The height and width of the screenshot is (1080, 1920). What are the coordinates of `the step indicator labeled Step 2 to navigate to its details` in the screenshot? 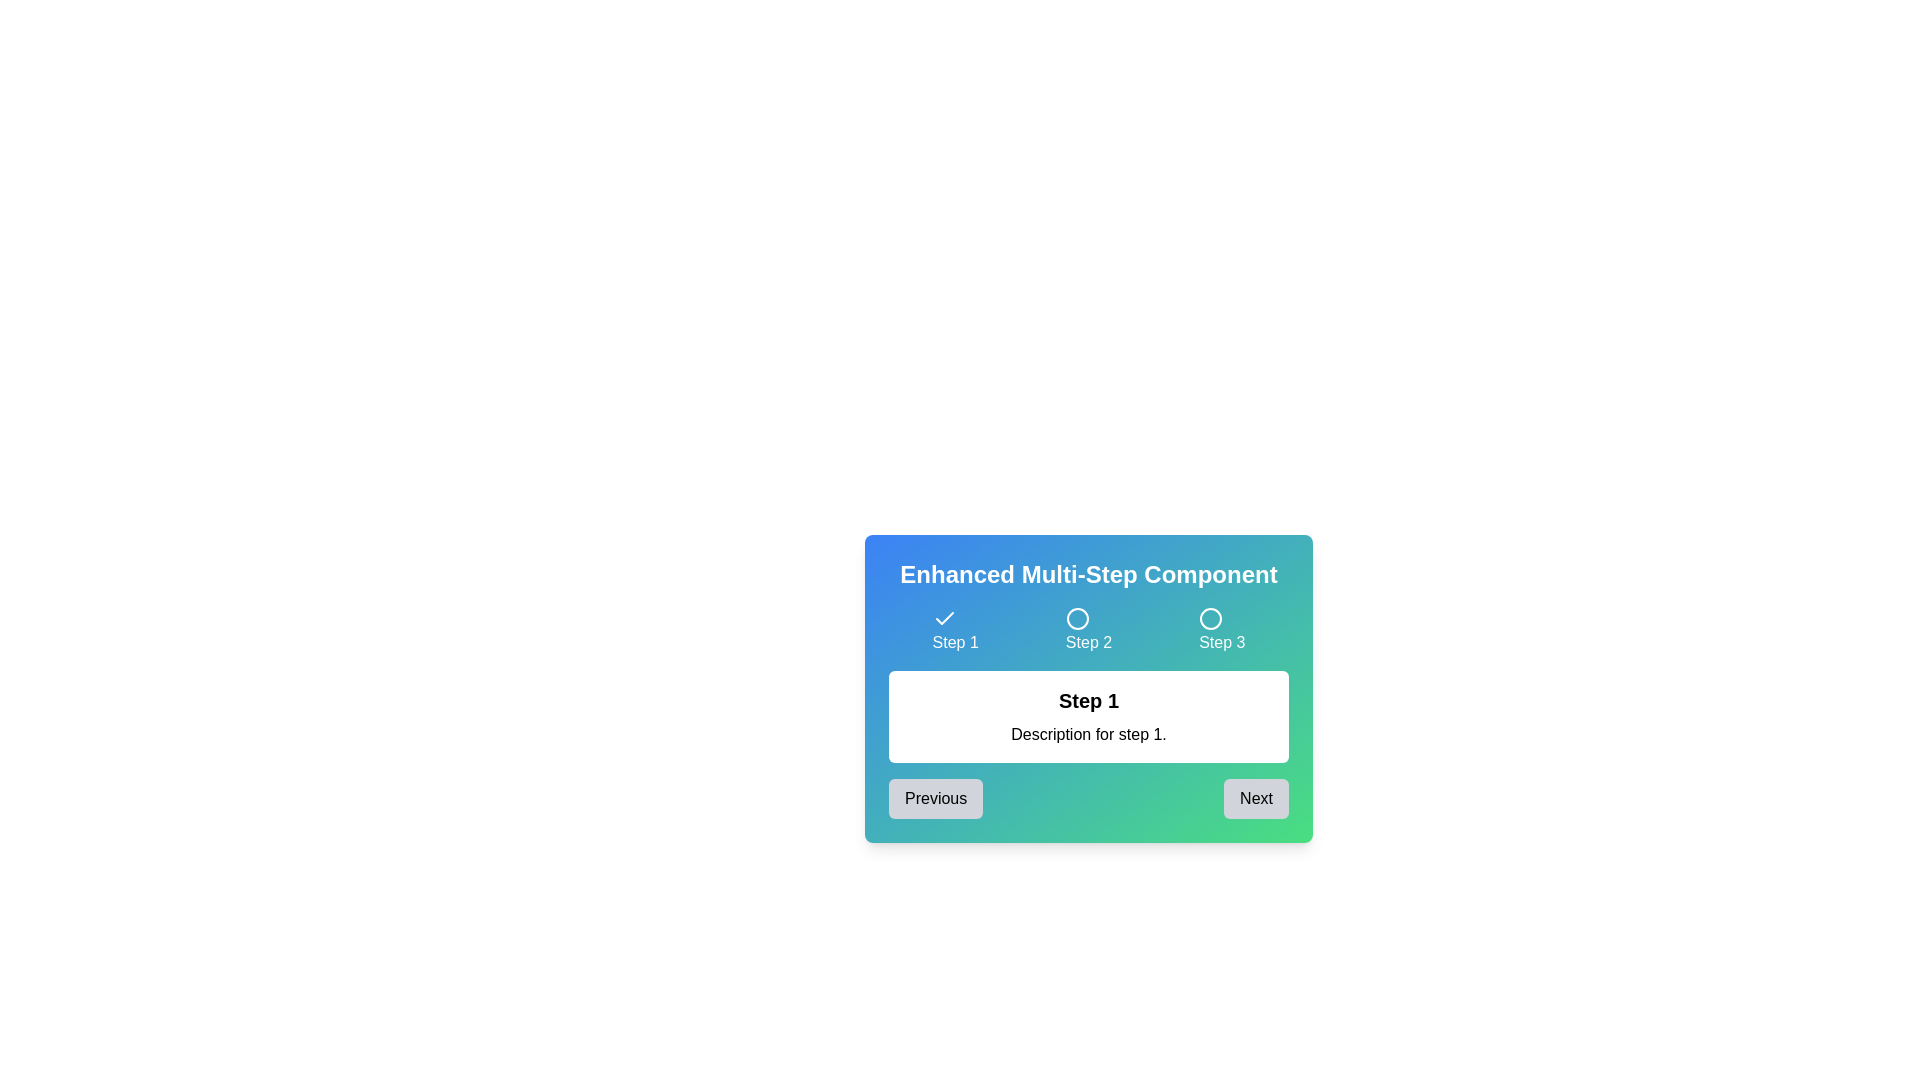 It's located at (1088, 631).